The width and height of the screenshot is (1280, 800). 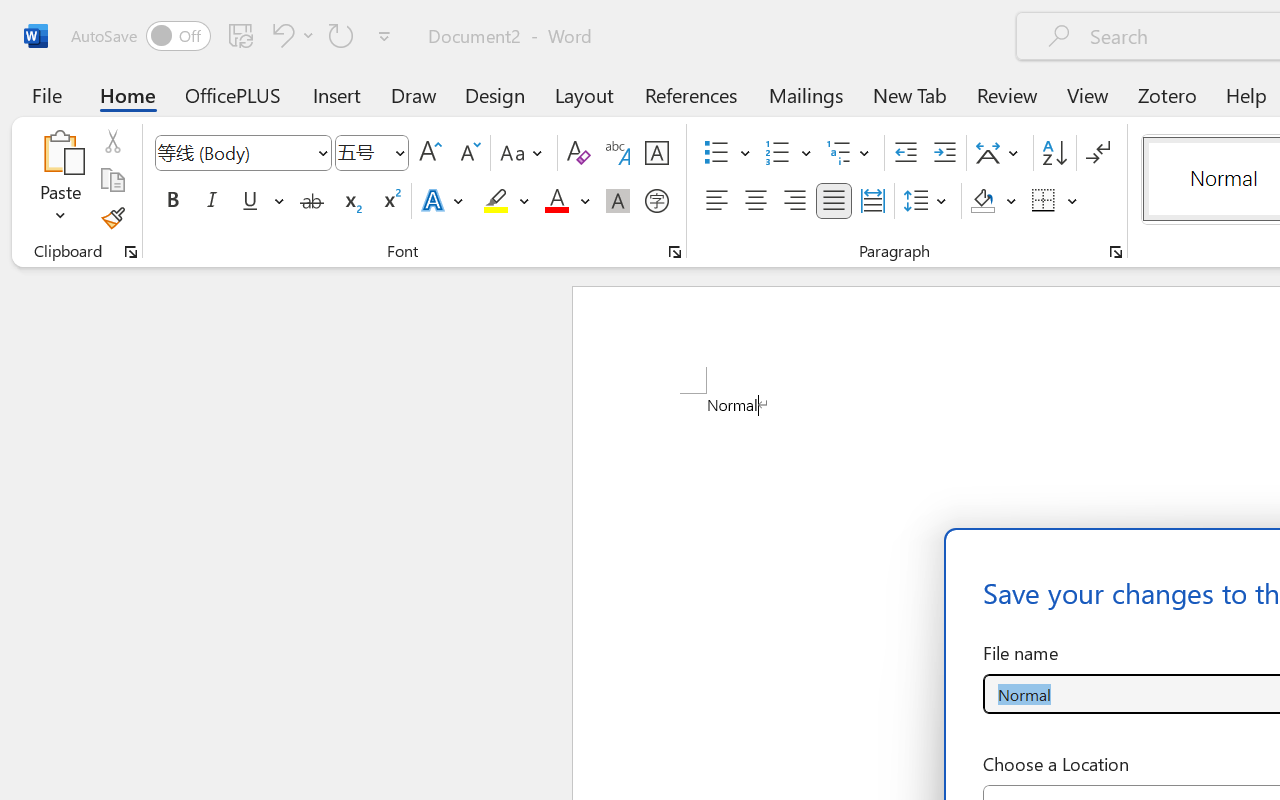 What do you see at coordinates (240, 34) in the screenshot?
I see `'Save'` at bounding box center [240, 34].